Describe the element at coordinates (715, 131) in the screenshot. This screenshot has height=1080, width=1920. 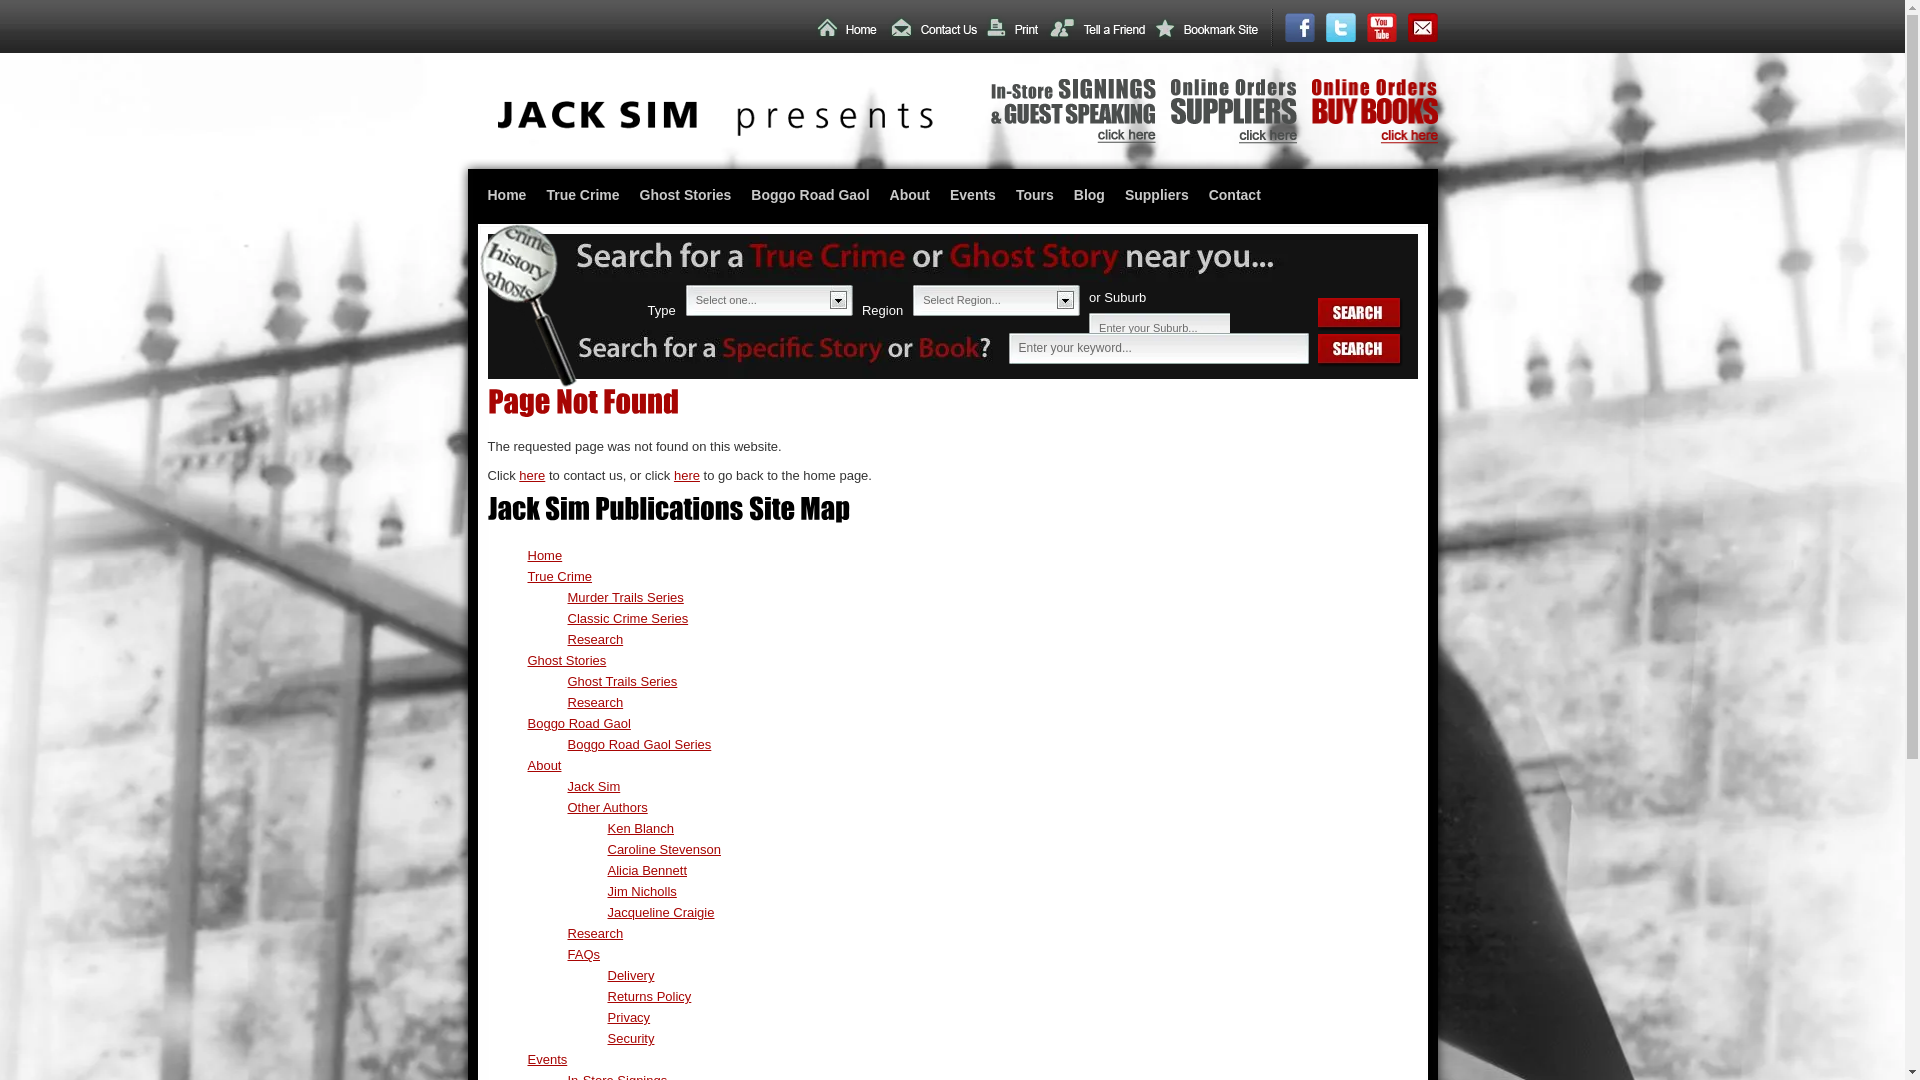
I see `'Jack Sim Presents'` at that location.